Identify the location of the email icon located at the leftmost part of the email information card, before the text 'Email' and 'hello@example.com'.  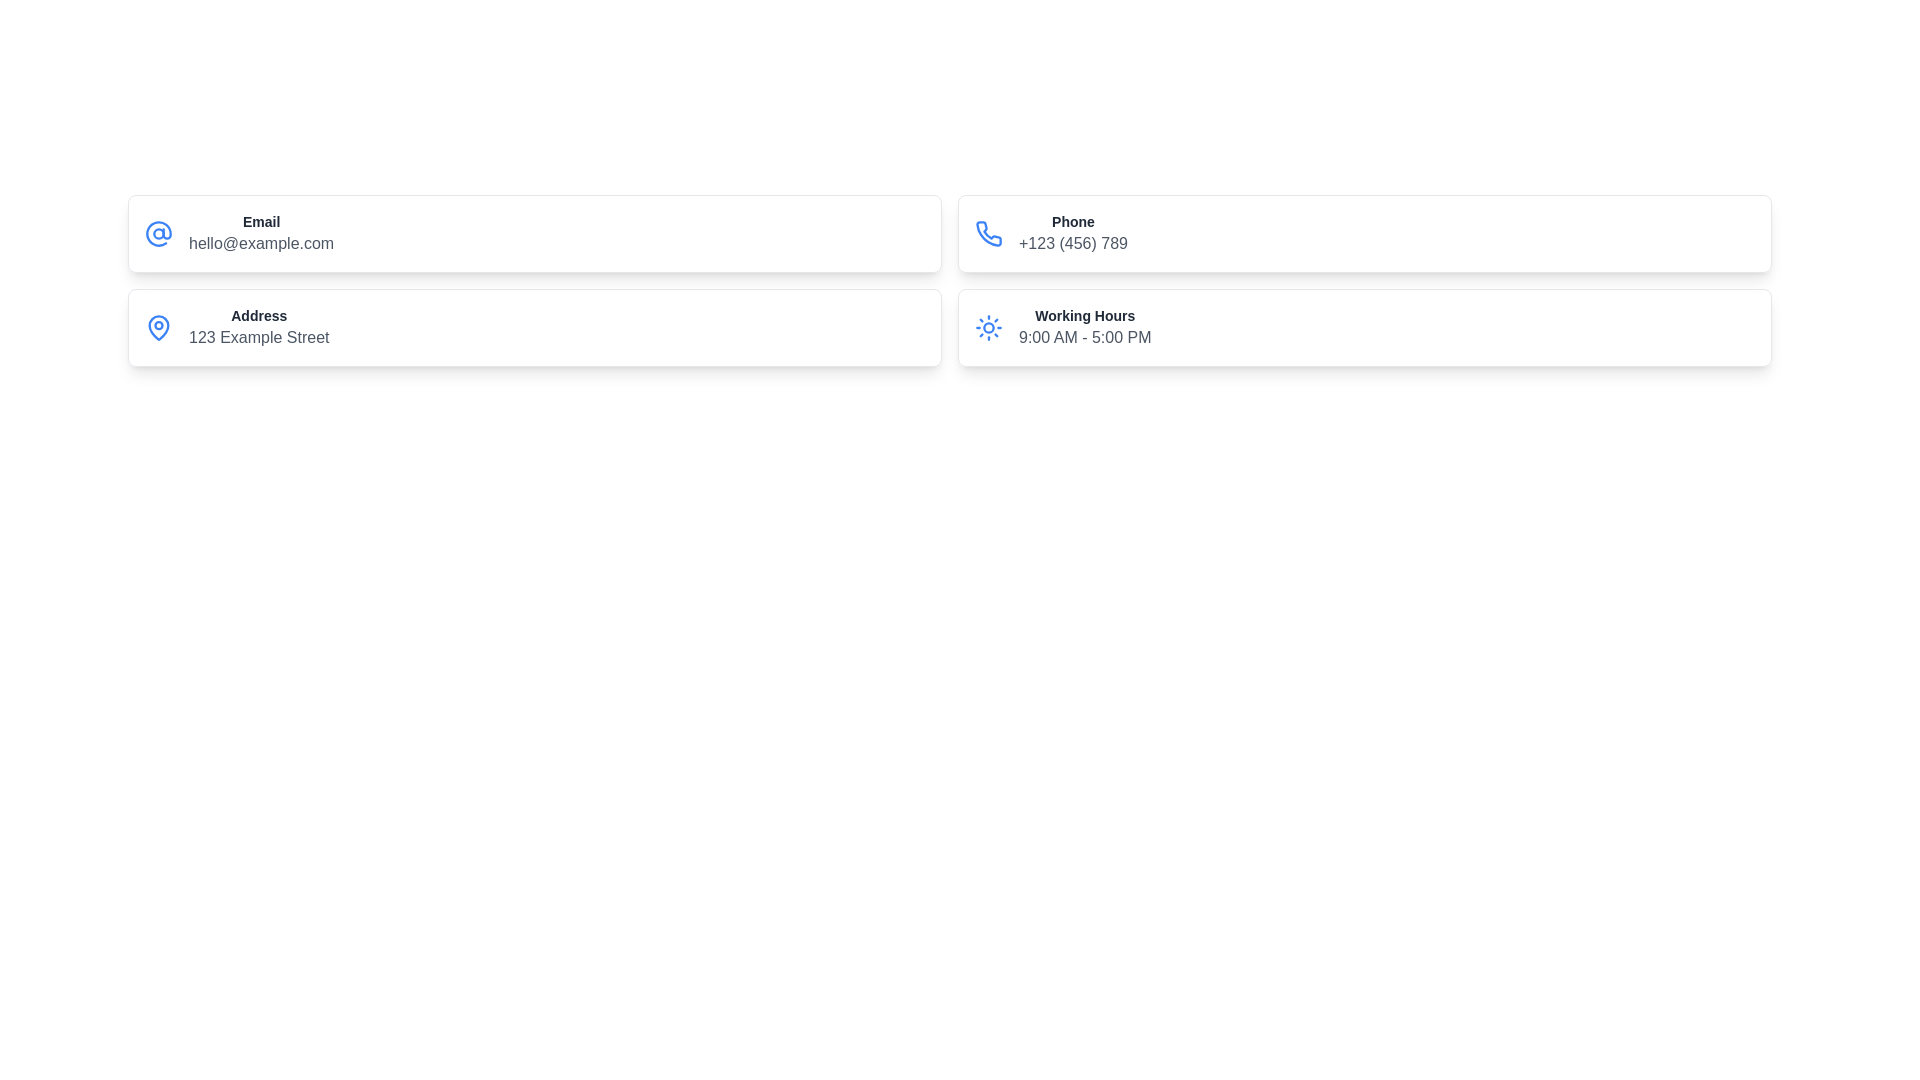
(157, 233).